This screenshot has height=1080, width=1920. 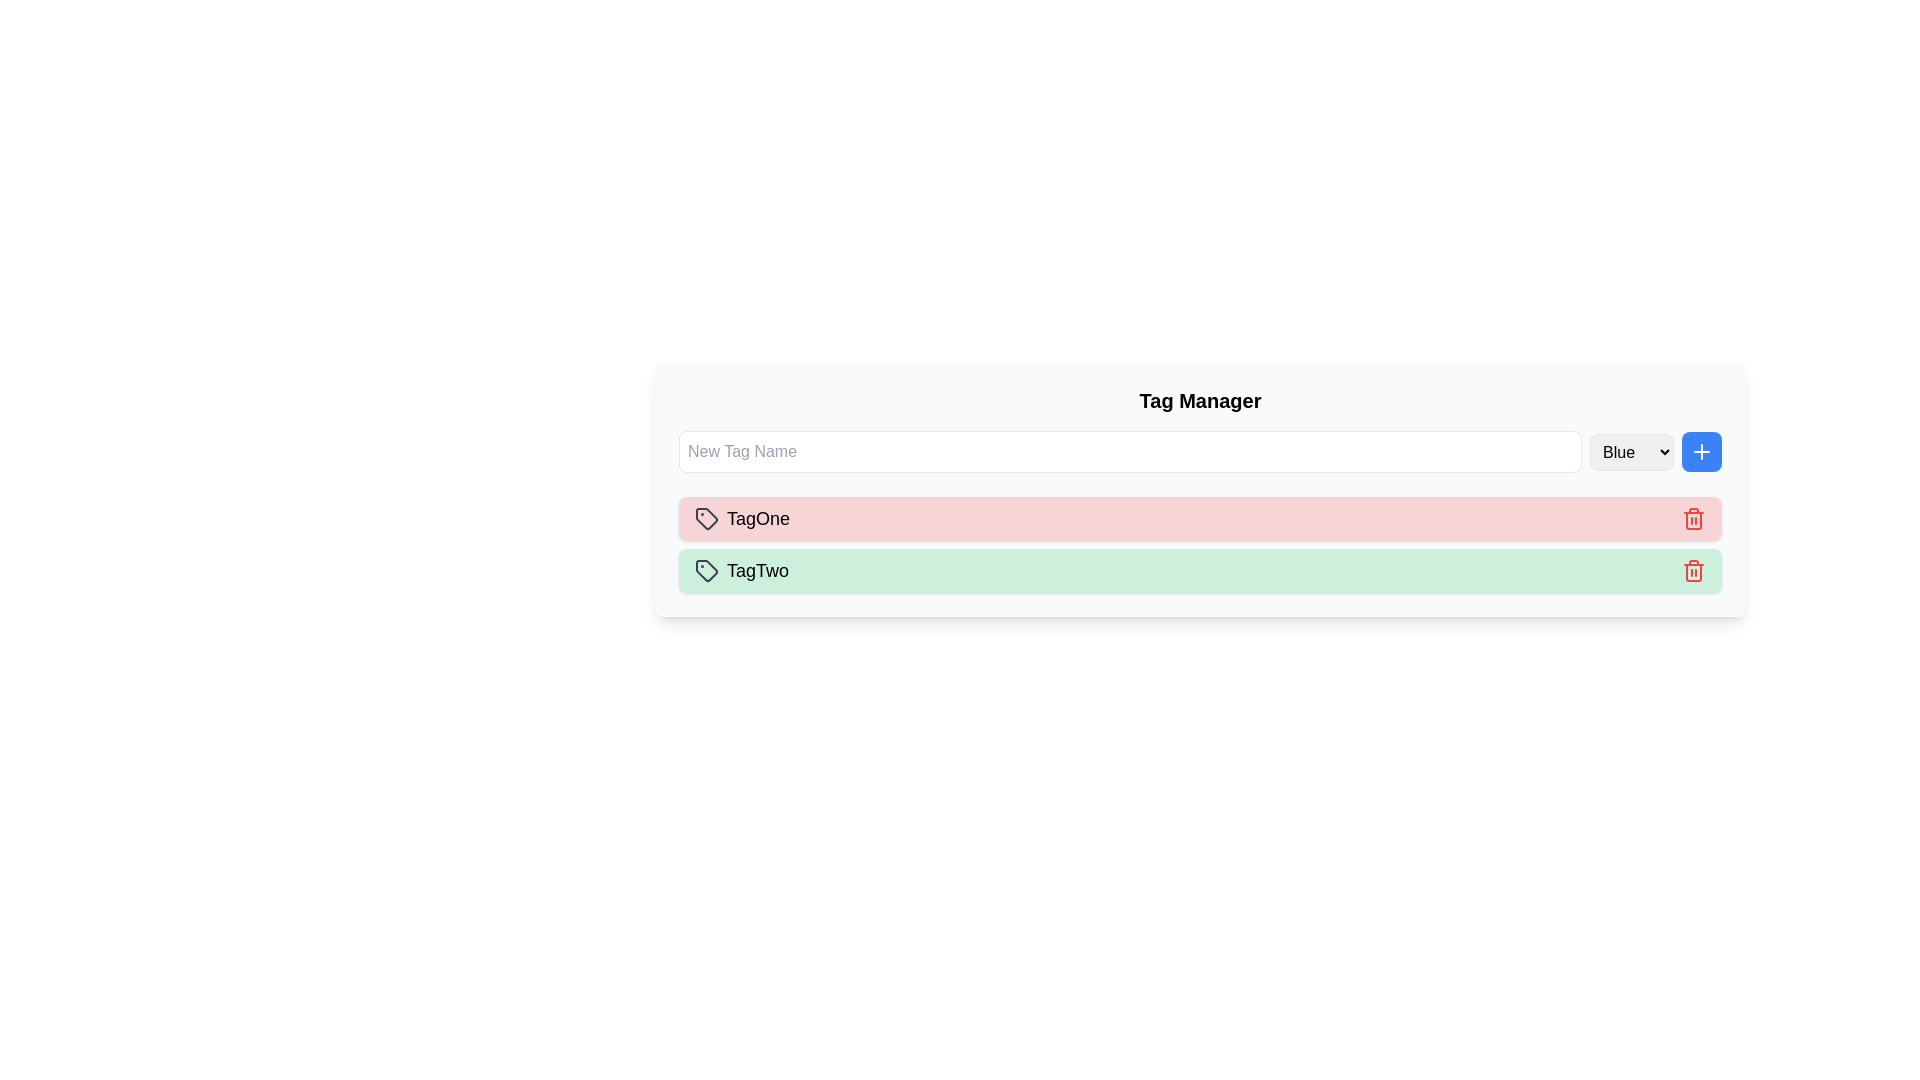 What do you see at coordinates (1632, 451) in the screenshot?
I see `the Dropdown menu displaying the text 'BlueGreenRedYellow'` at bounding box center [1632, 451].